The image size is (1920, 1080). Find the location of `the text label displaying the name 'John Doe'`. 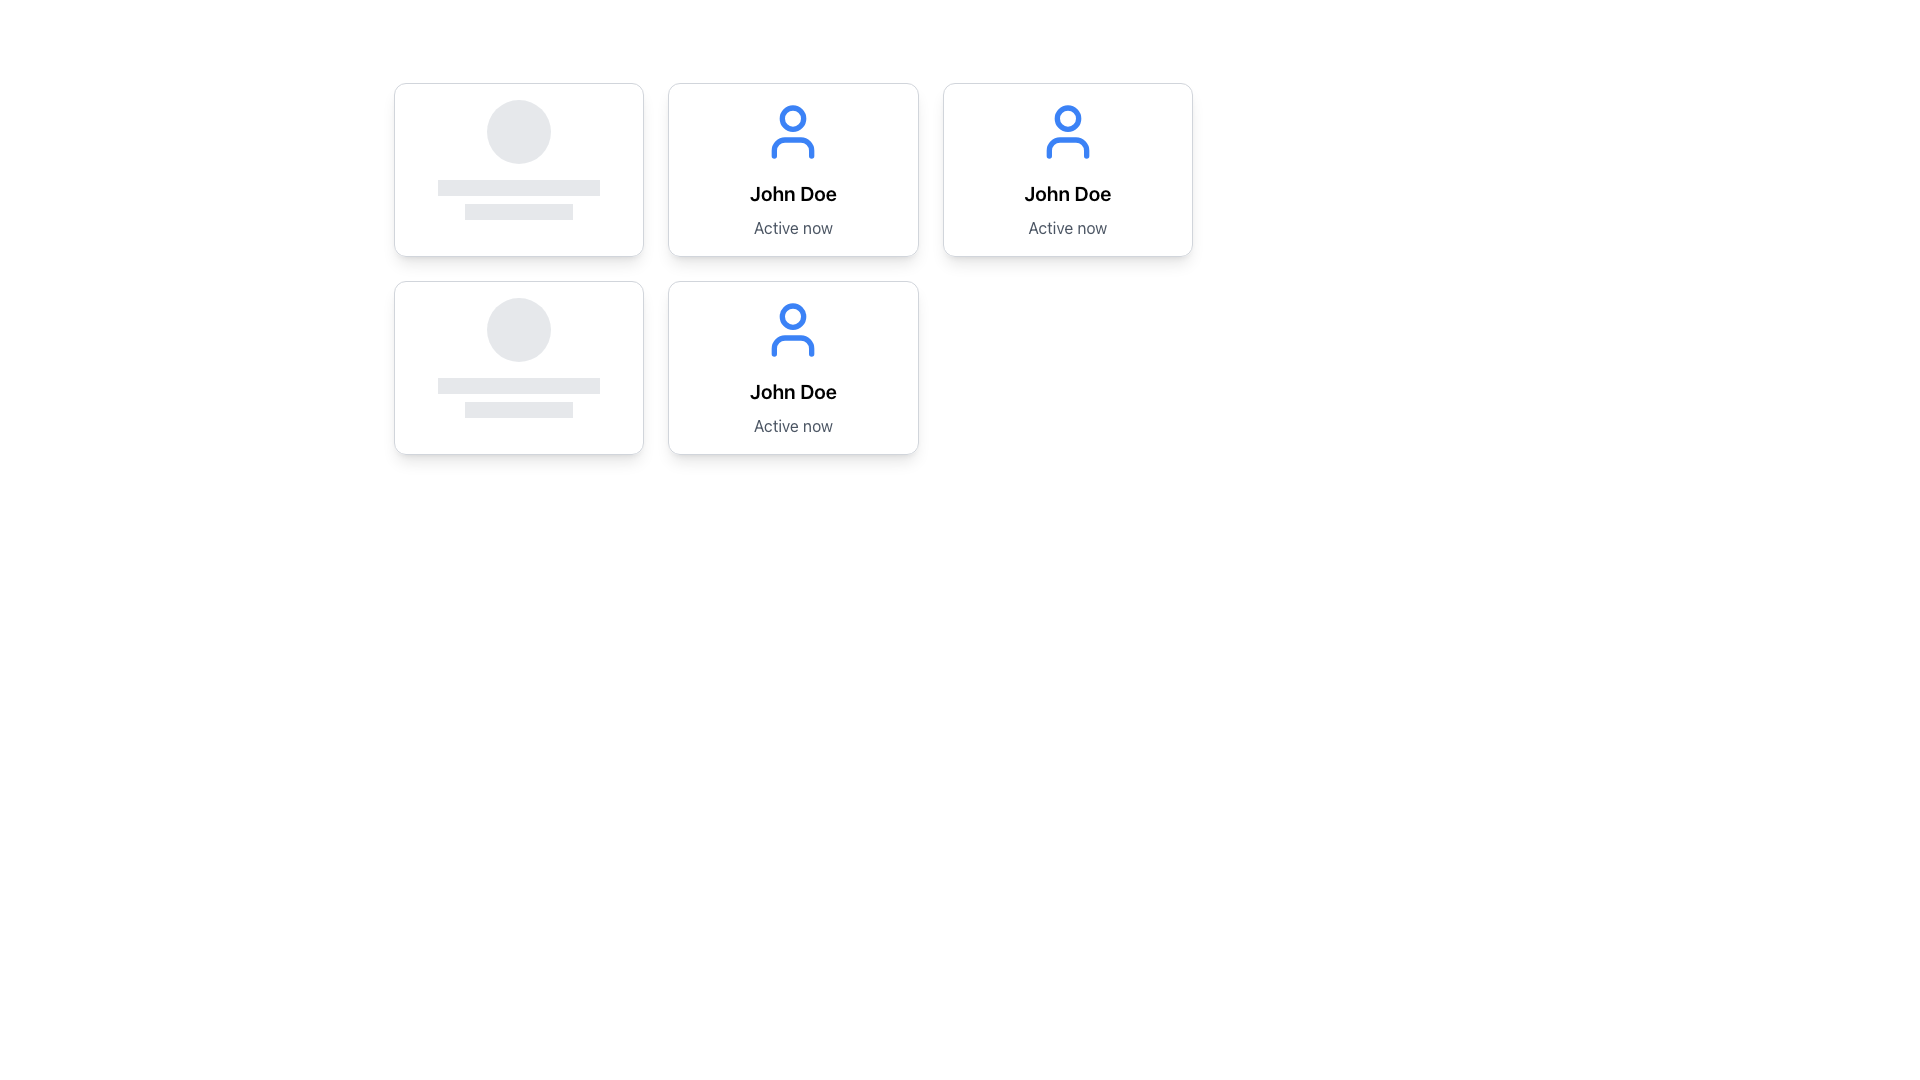

the text label displaying the name 'John Doe' is located at coordinates (1066, 193).